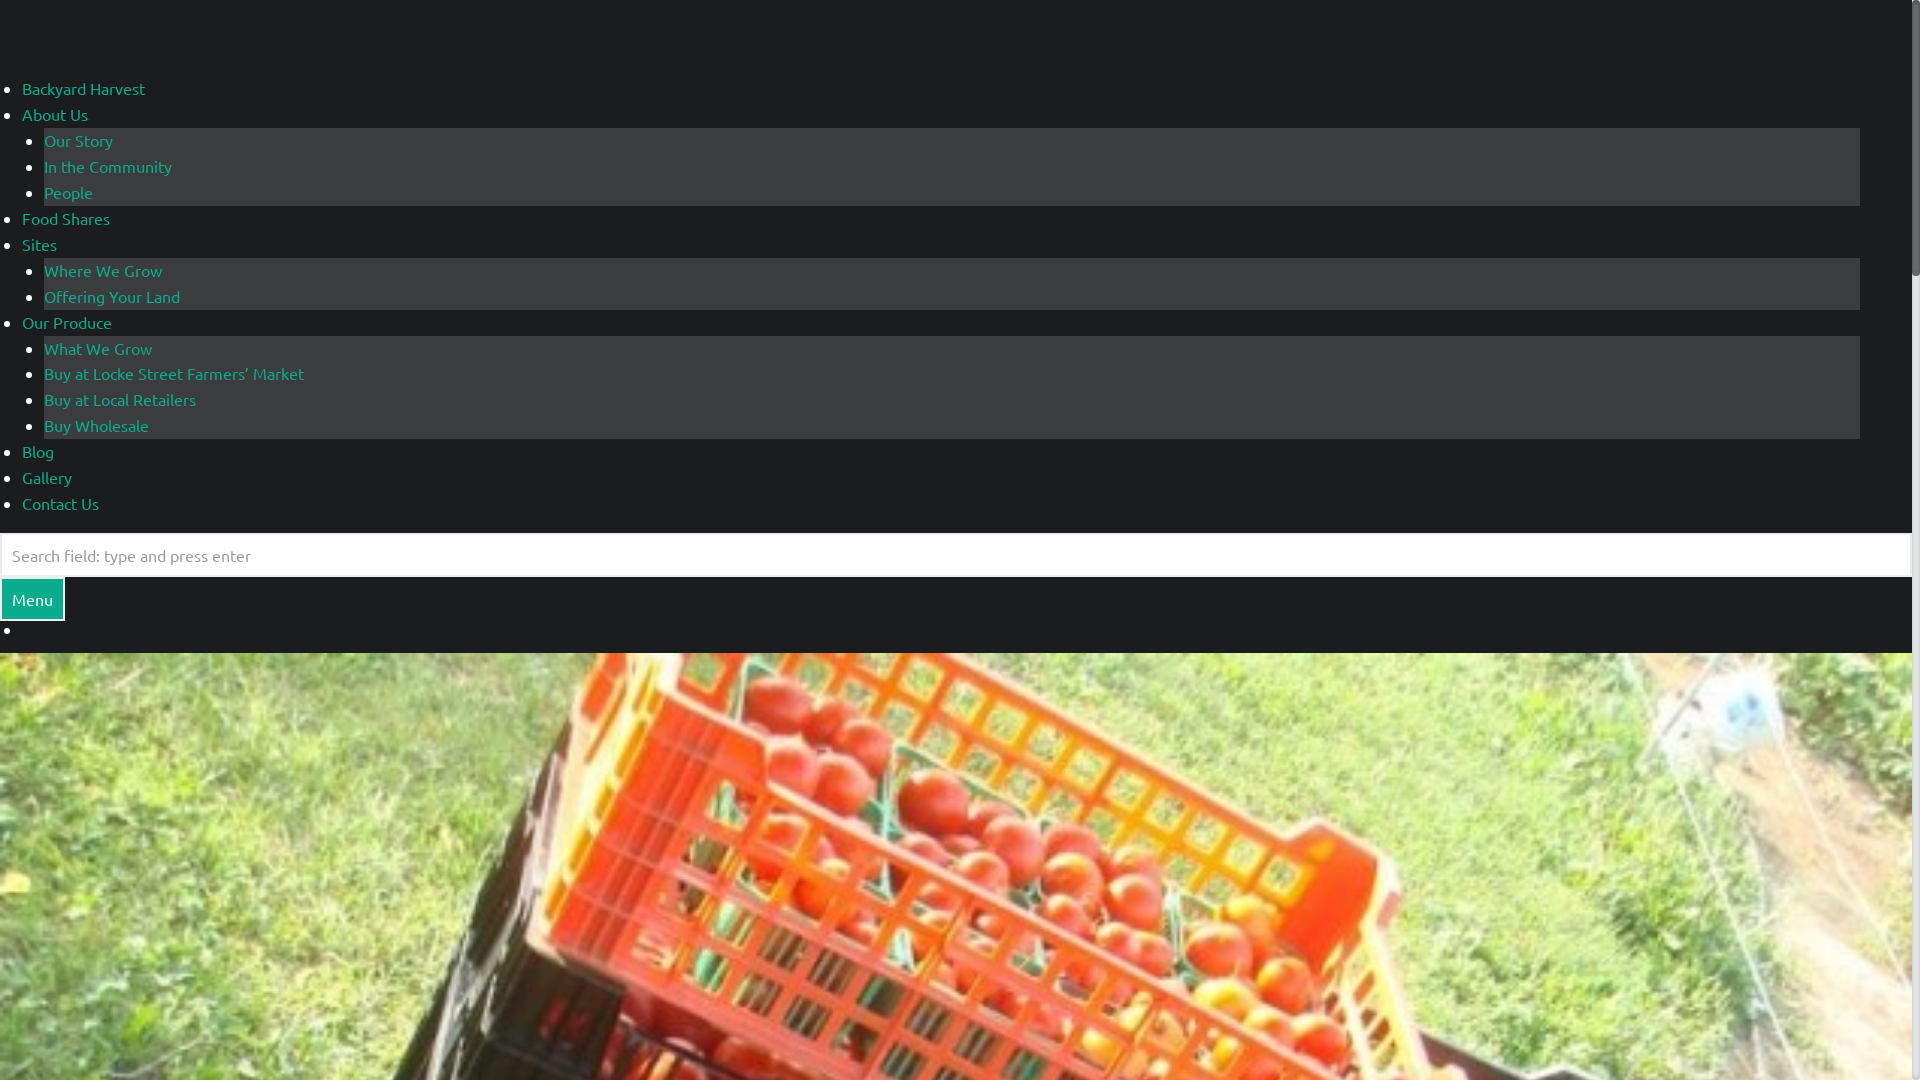  I want to click on 'Our Produce', so click(67, 320).